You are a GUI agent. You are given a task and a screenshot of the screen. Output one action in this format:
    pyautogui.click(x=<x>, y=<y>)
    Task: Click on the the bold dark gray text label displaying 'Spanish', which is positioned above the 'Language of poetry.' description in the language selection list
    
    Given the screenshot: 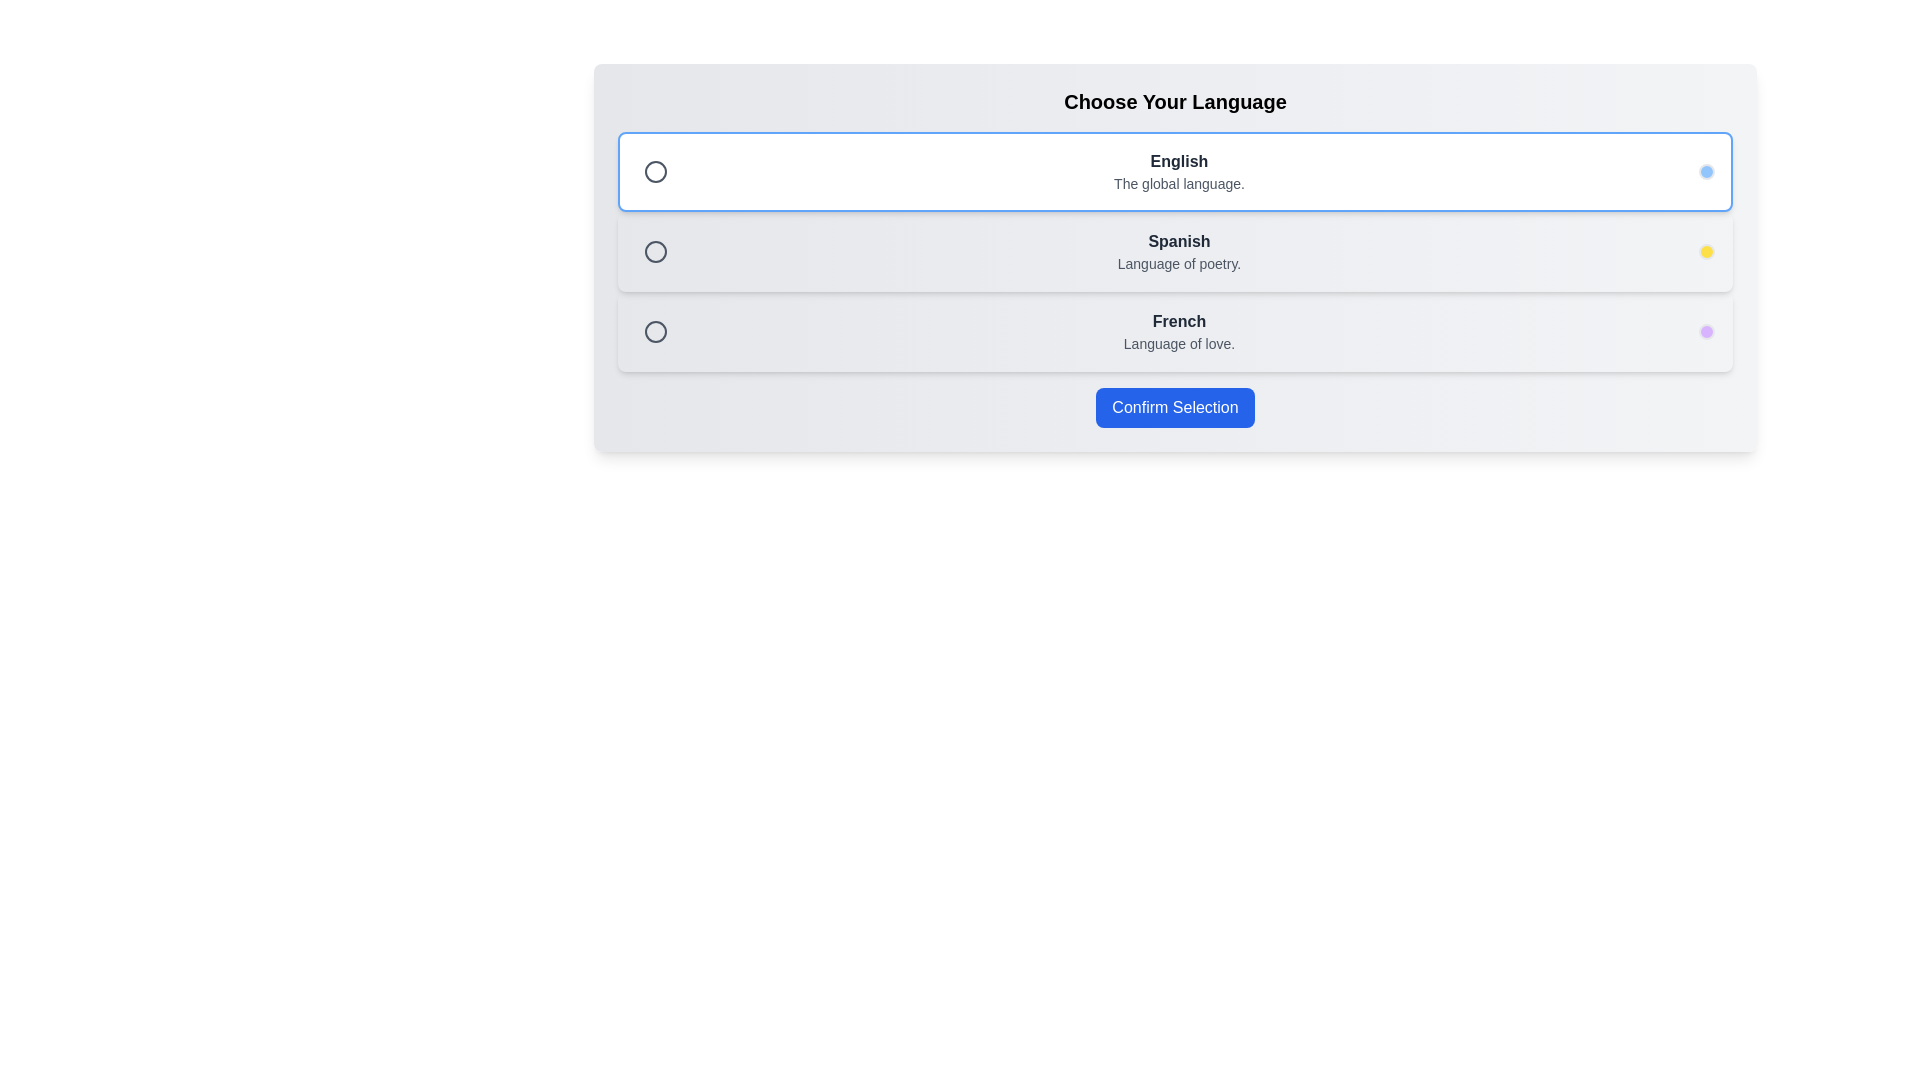 What is the action you would take?
    pyautogui.click(x=1179, y=241)
    